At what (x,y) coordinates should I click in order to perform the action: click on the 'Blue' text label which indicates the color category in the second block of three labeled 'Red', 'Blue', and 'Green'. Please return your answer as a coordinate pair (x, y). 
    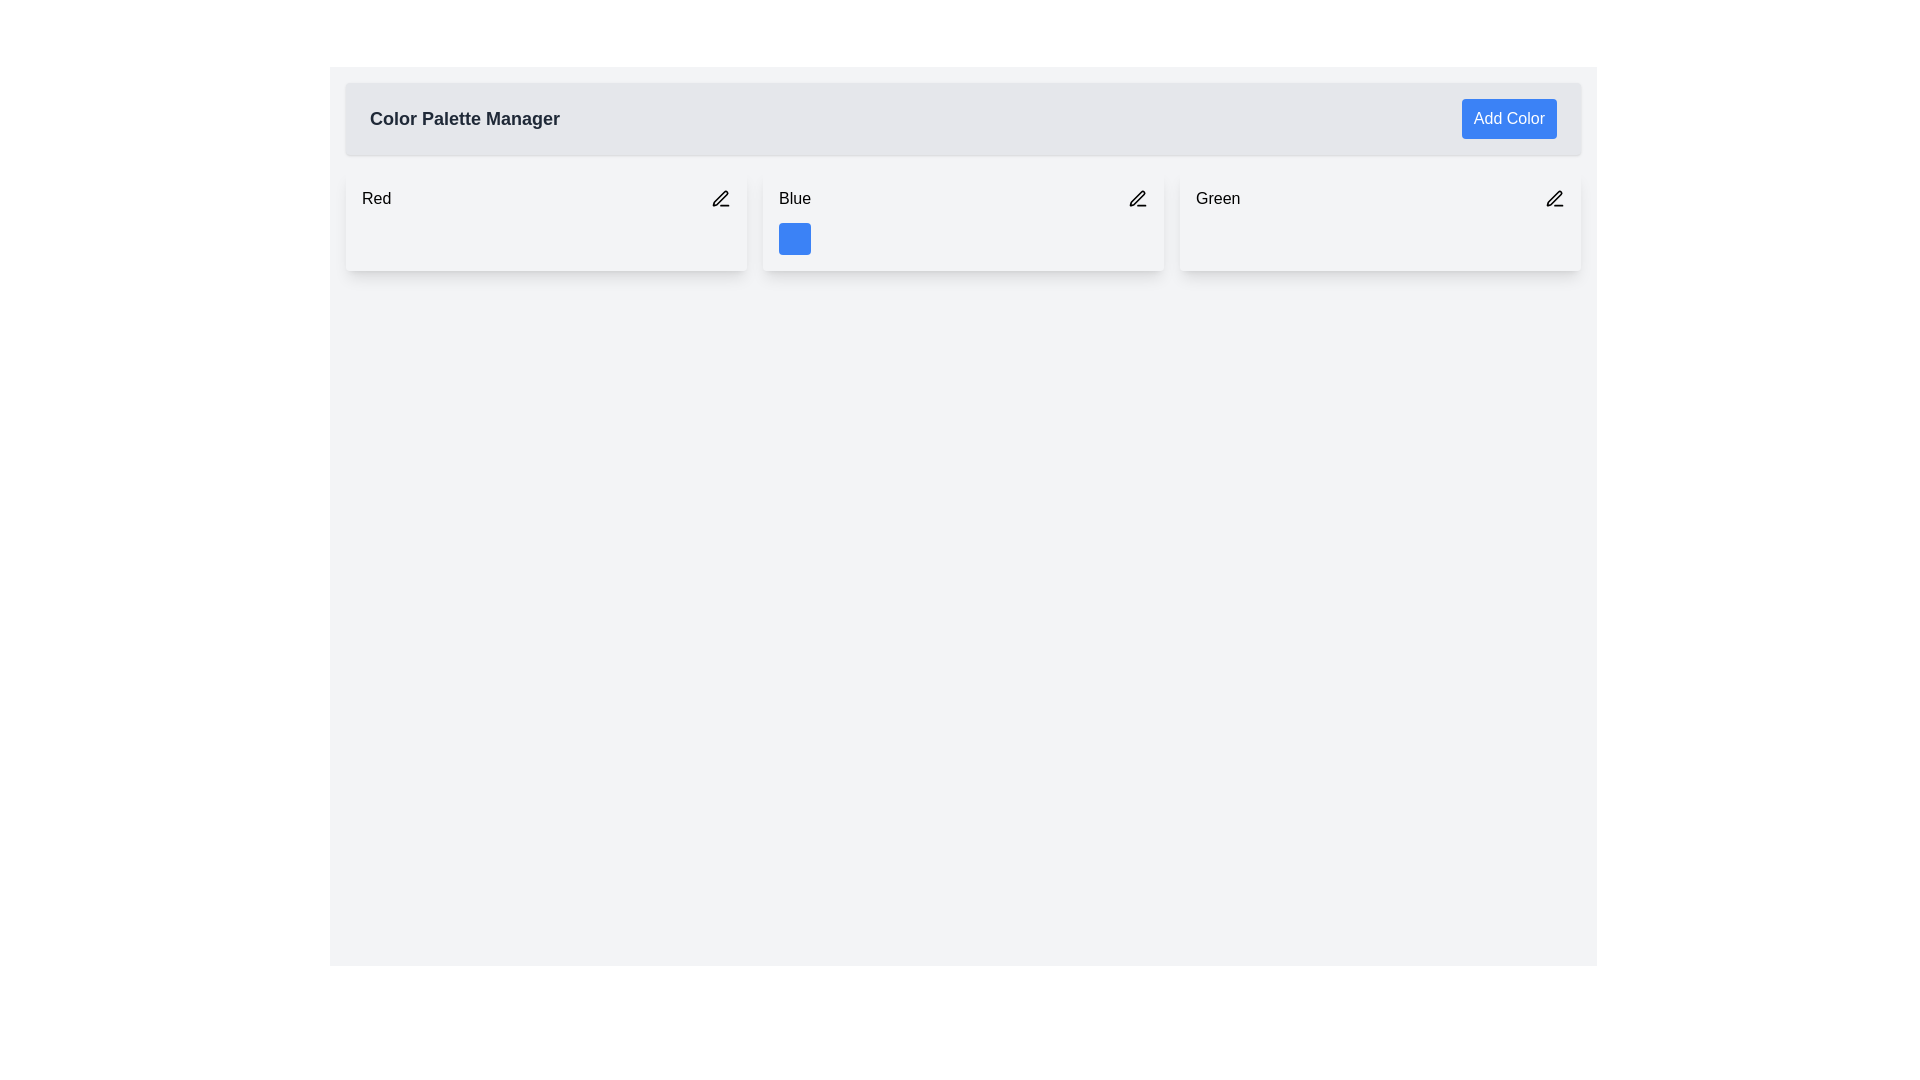
    Looking at the image, I should click on (963, 199).